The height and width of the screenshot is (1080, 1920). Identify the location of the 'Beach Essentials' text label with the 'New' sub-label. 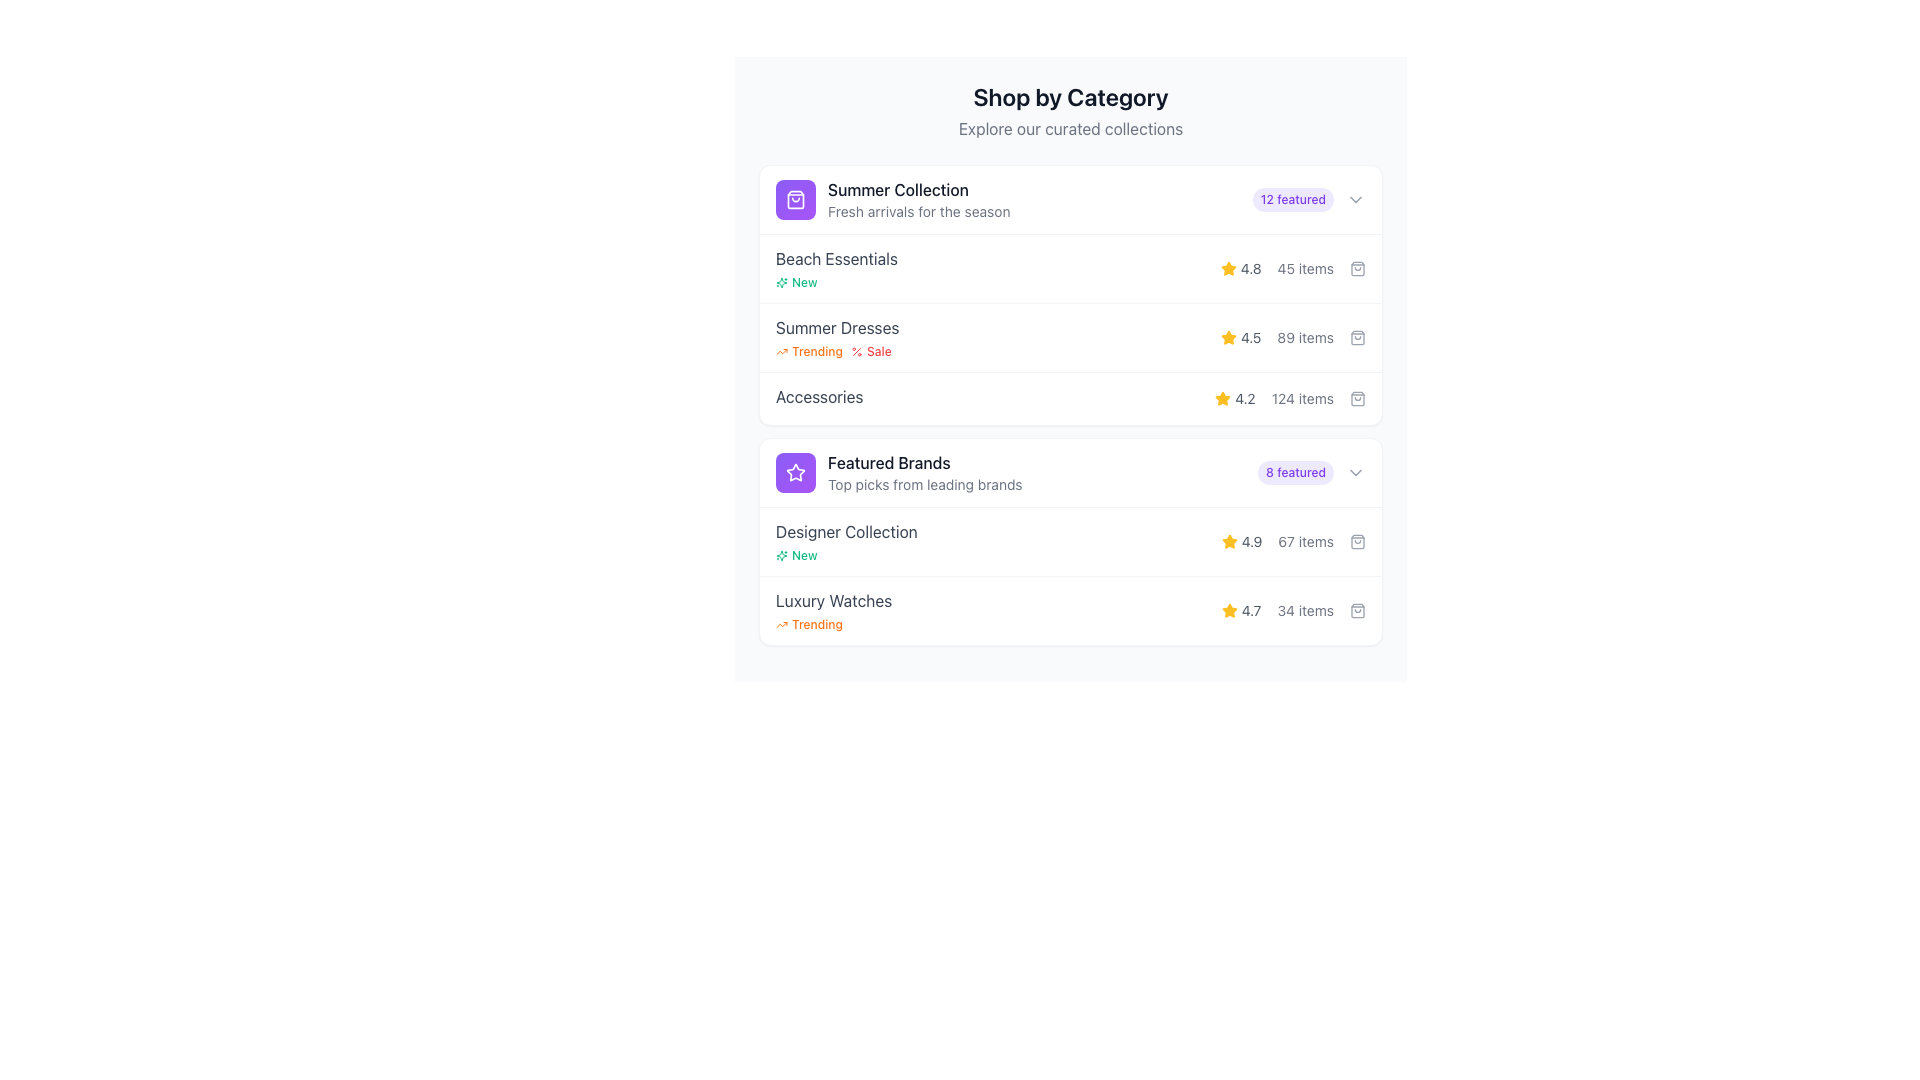
(836, 268).